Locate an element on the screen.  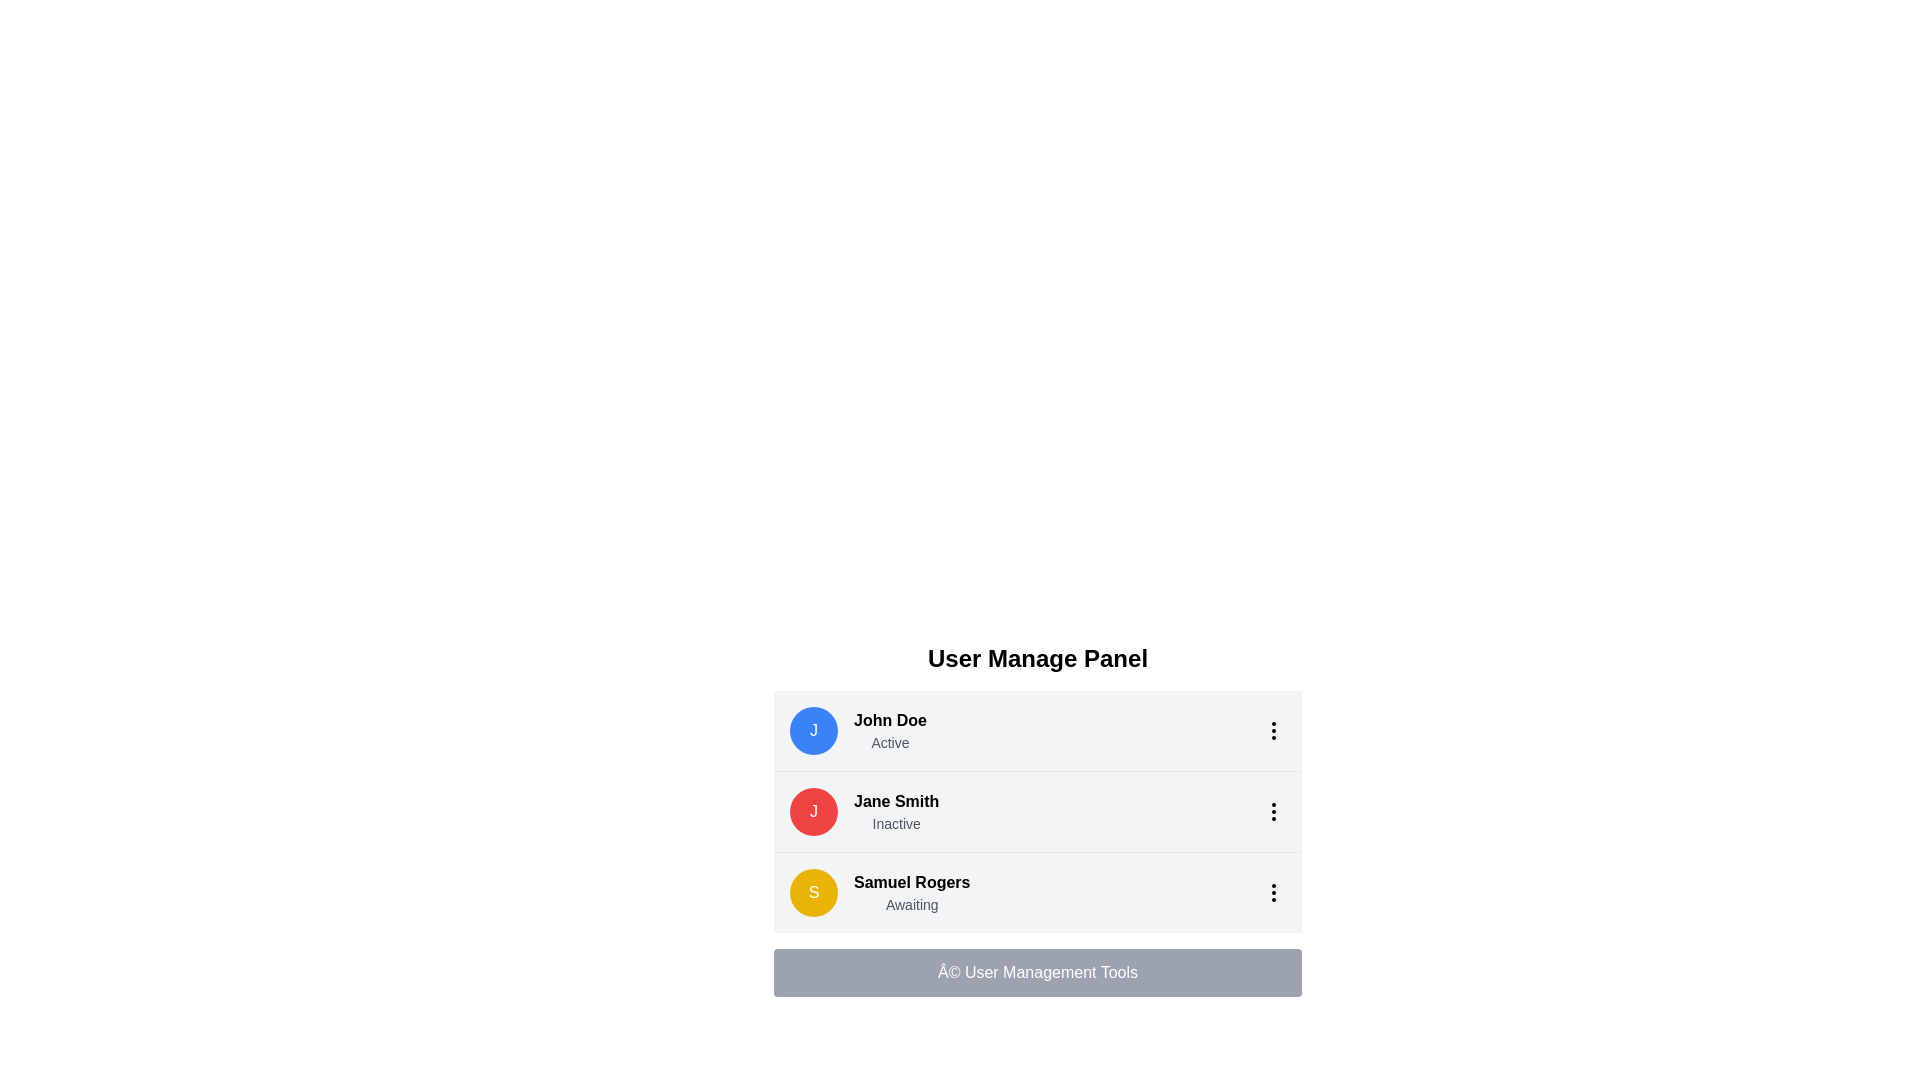
the text label displaying '© User Management Tools' located at the bottom of the user interface with a gray background is located at coordinates (1037, 971).